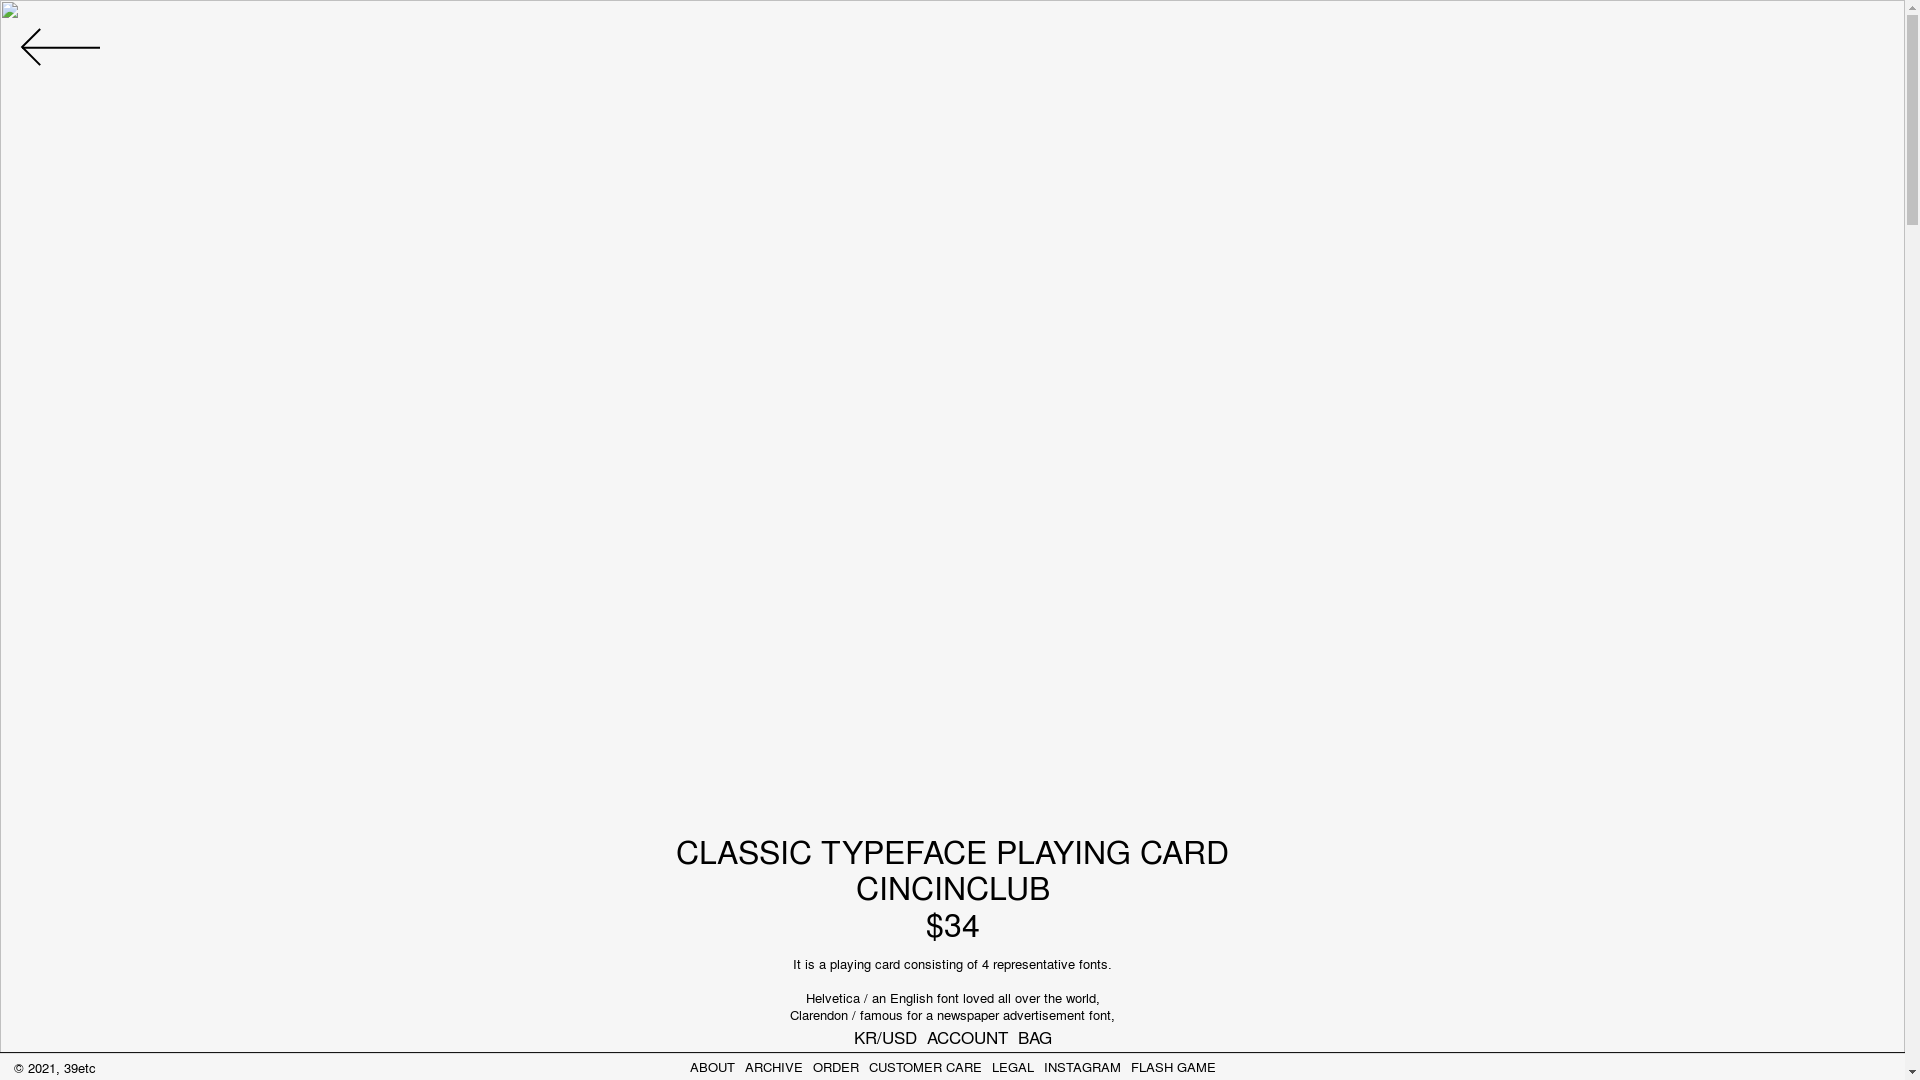  I want to click on 'ACCOUNT', so click(966, 1035).